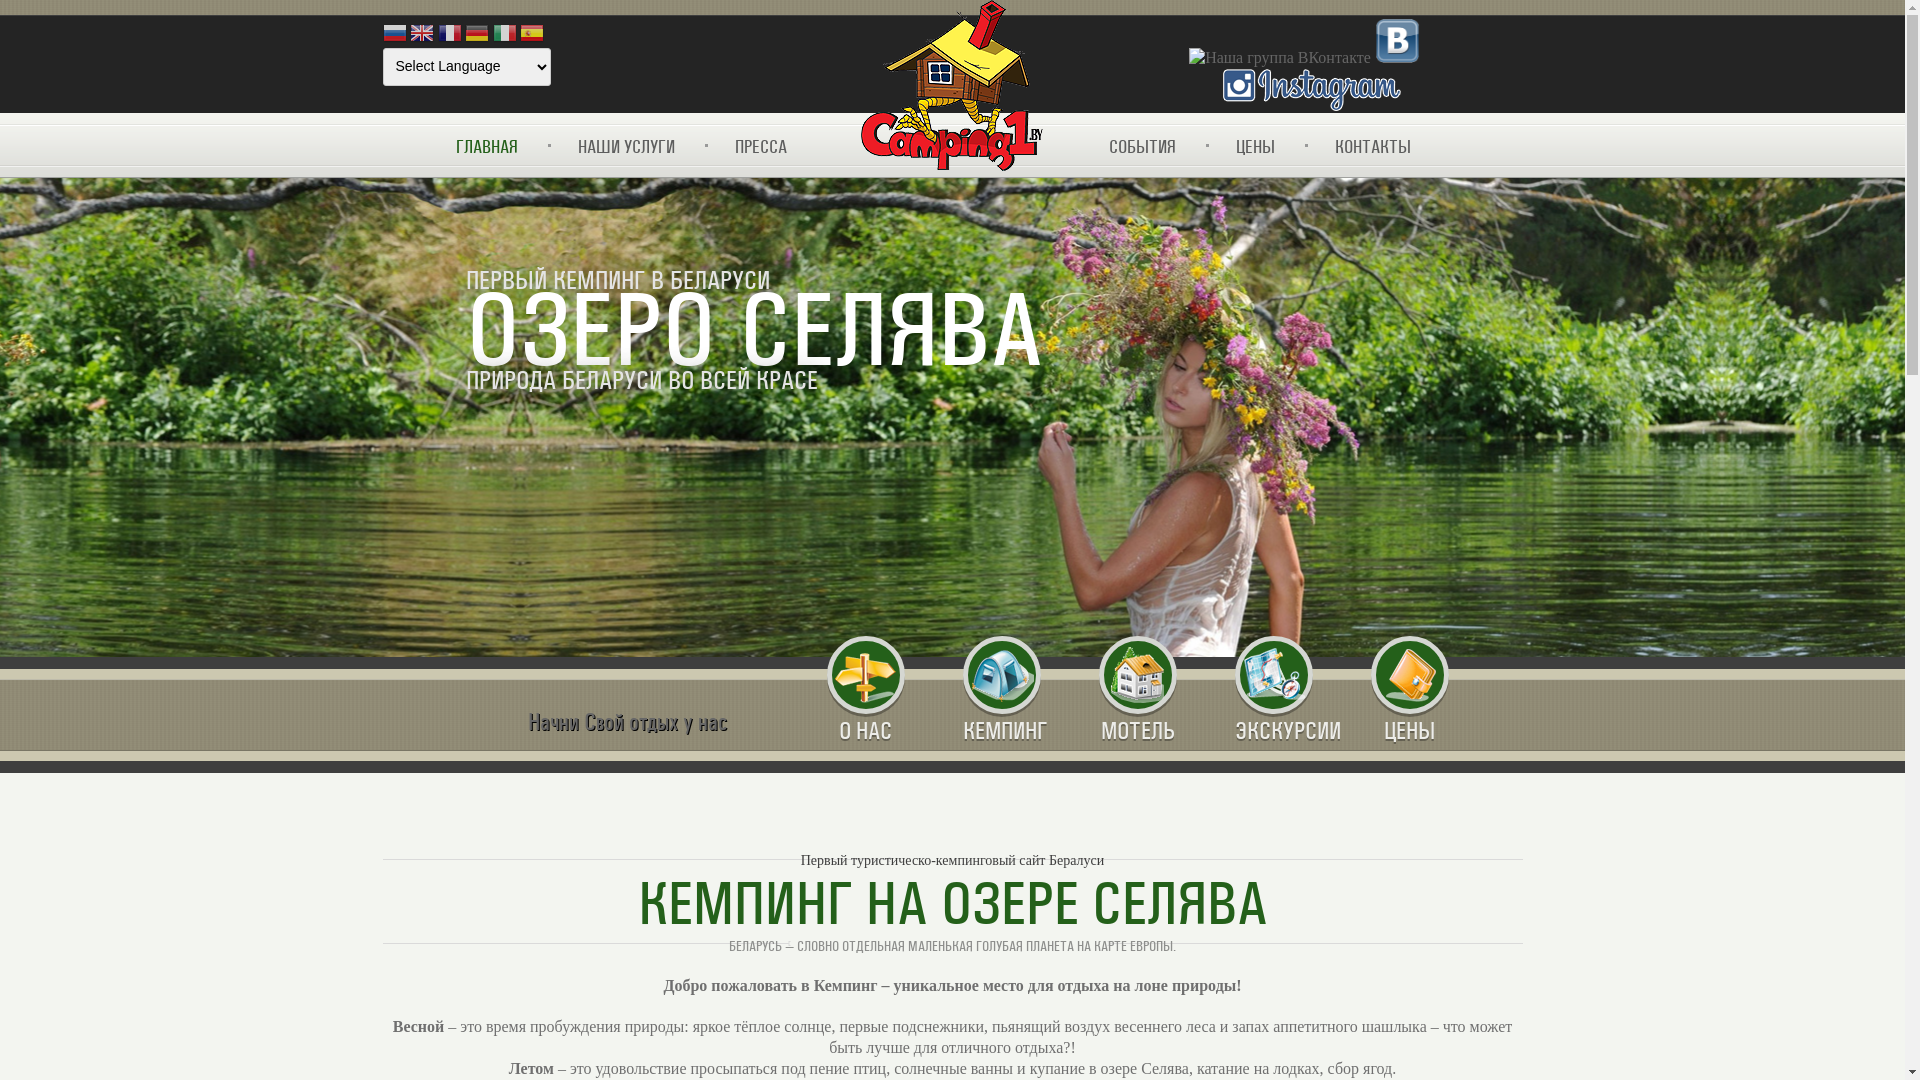 This screenshot has width=1920, height=1080. I want to click on 'Logo', so click(950, 86).